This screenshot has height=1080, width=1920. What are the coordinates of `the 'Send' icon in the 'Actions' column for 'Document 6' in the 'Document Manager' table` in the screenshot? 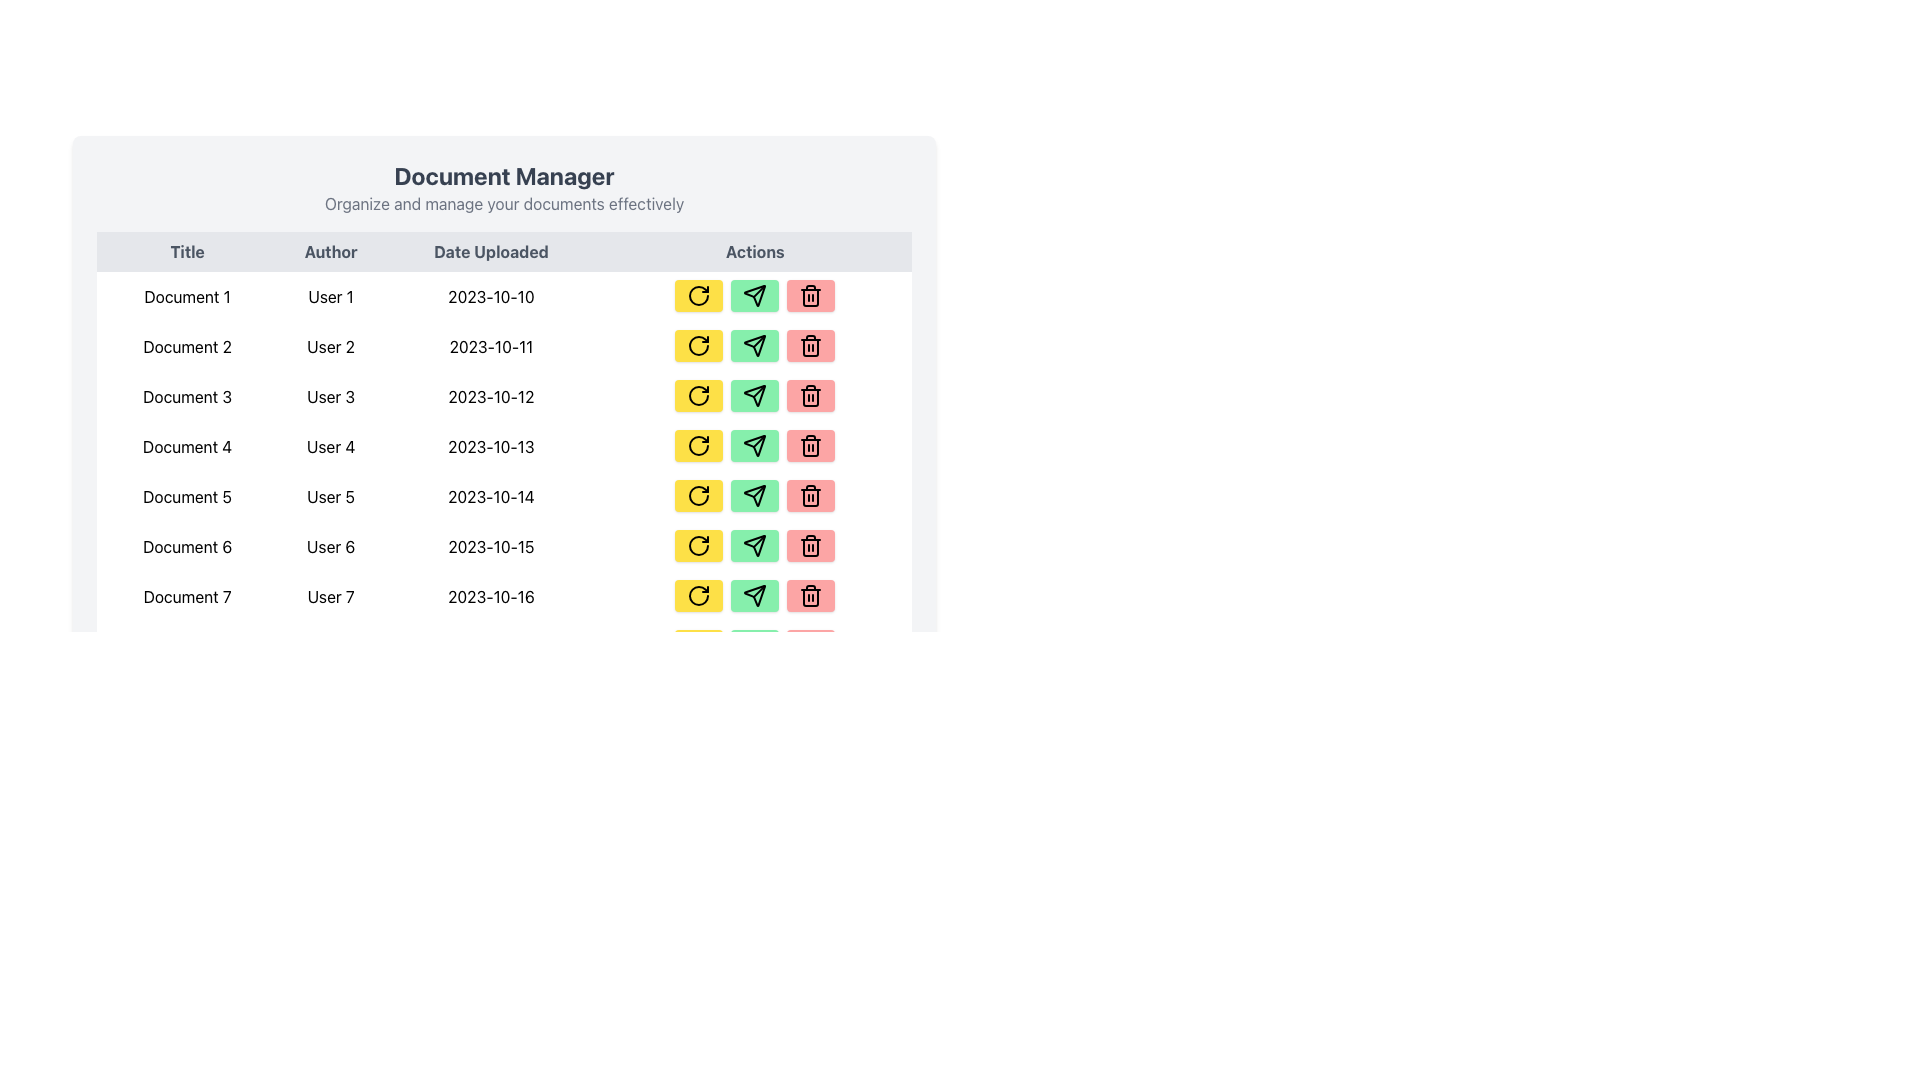 It's located at (754, 546).